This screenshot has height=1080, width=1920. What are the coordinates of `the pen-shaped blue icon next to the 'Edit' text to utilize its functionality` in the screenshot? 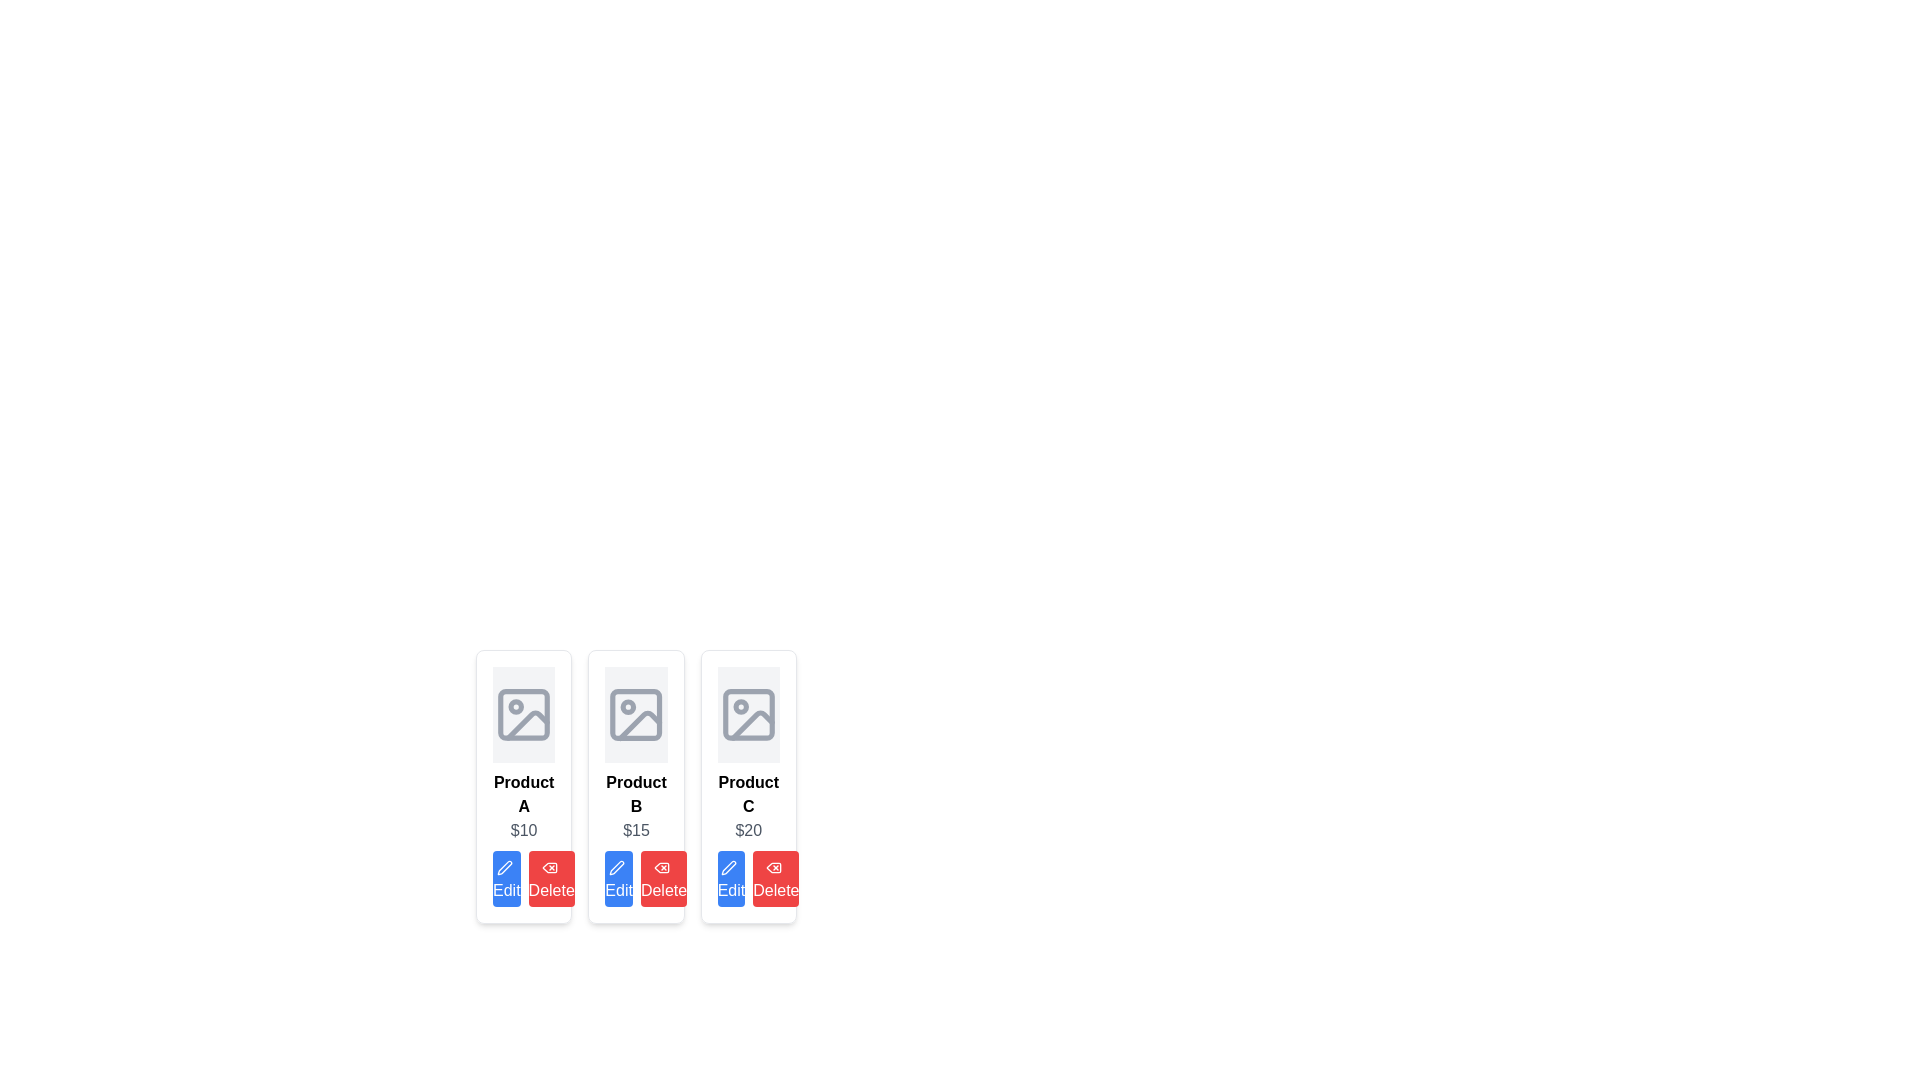 It's located at (504, 866).